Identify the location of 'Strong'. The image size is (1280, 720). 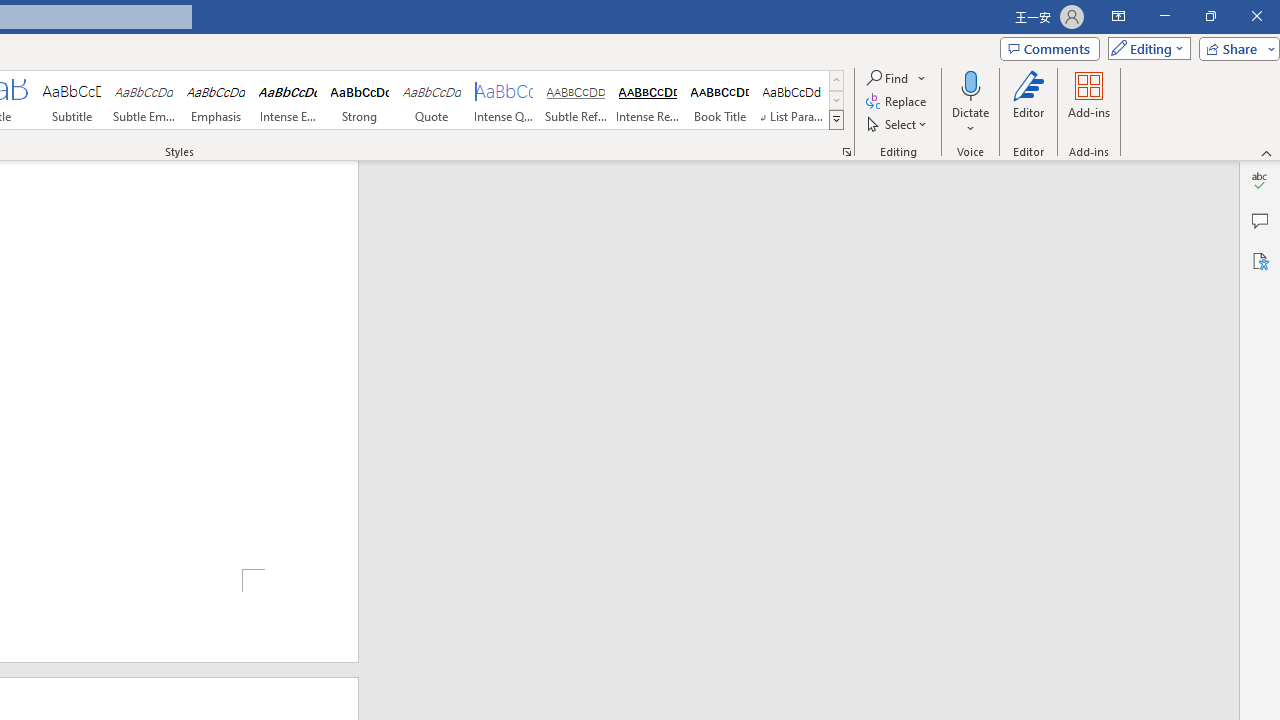
(359, 100).